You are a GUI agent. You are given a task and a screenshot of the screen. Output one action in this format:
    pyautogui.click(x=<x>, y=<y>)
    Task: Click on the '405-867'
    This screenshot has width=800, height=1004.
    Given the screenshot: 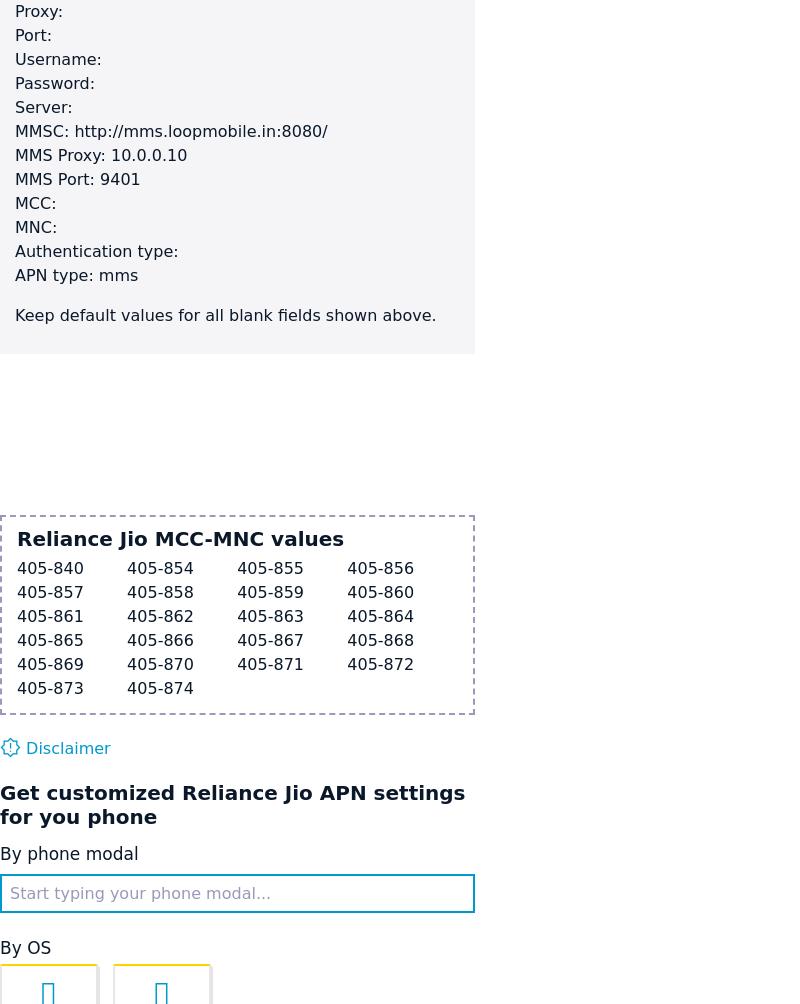 What is the action you would take?
    pyautogui.click(x=270, y=639)
    